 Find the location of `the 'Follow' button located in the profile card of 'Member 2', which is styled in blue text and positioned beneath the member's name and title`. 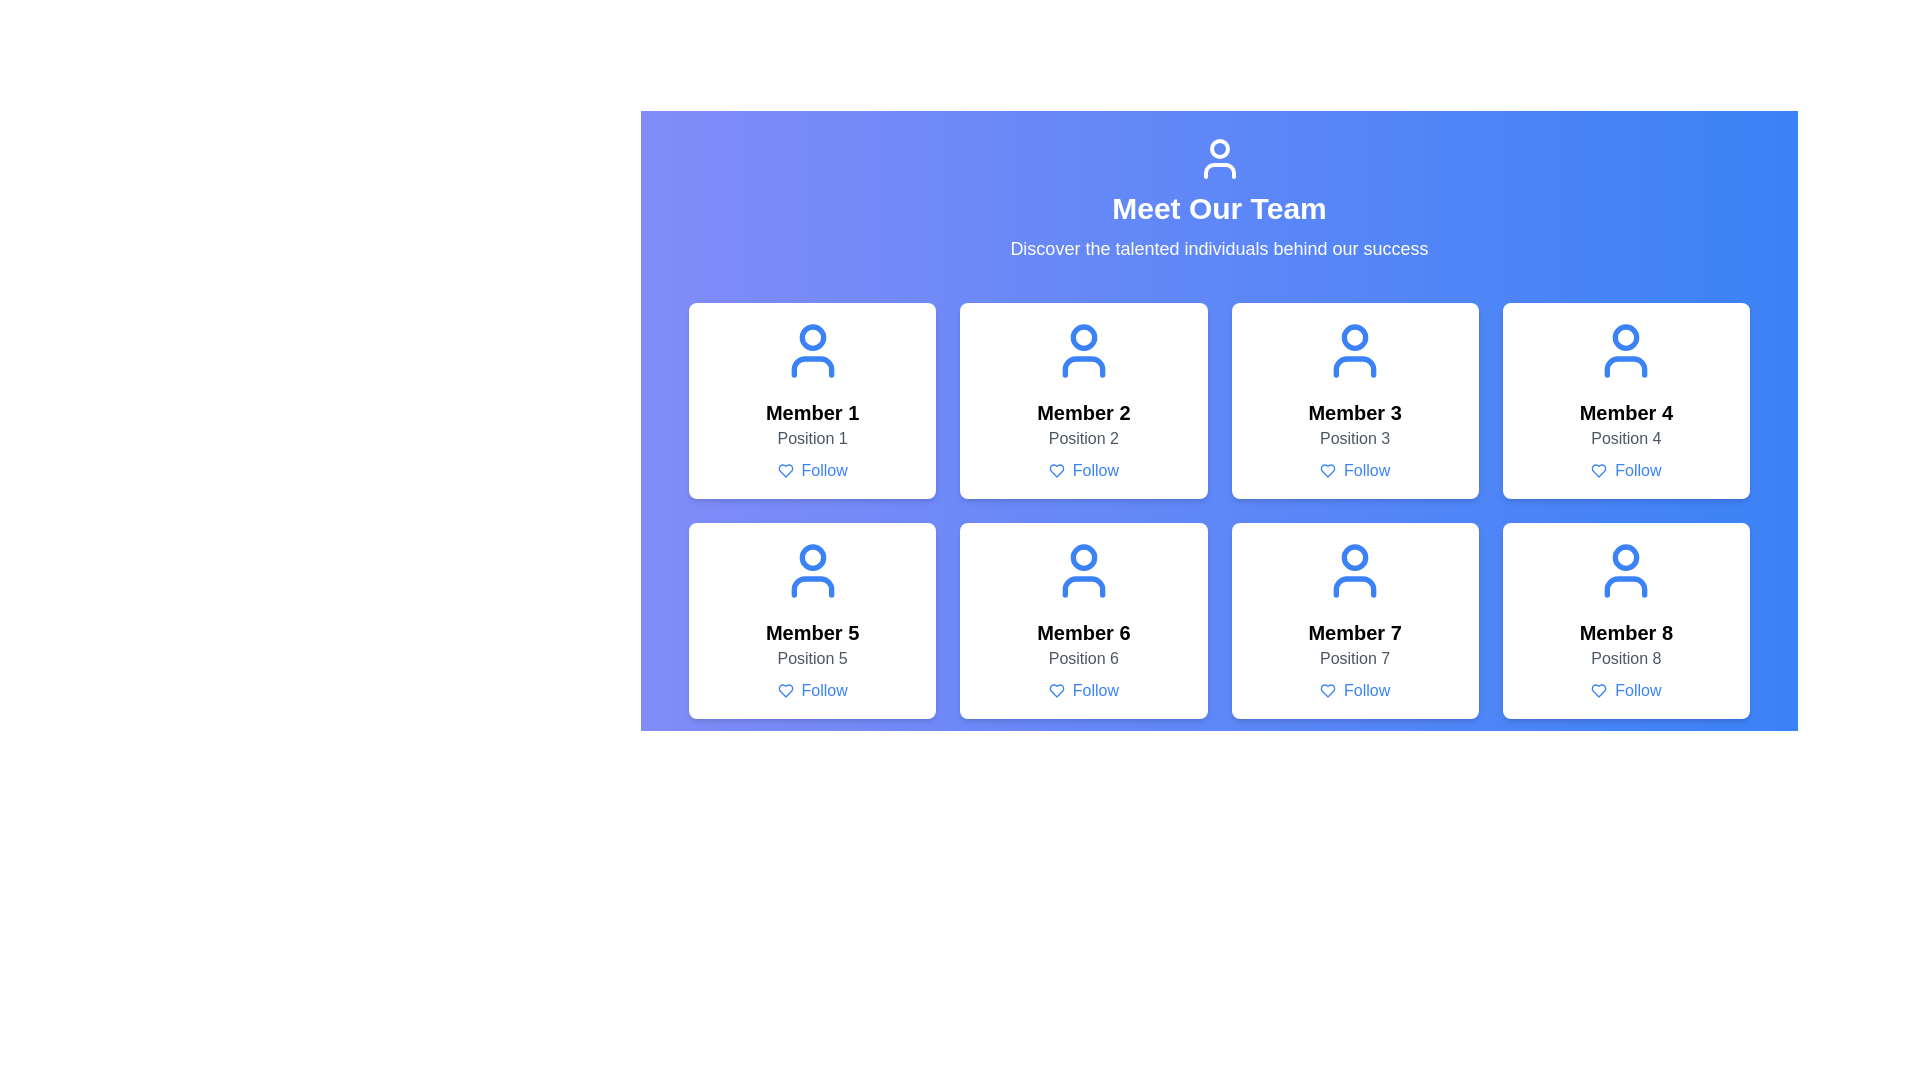

the 'Follow' button located in the profile card of 'Member 2', which is styled in blue text and positioned beneath the member's name and title is located at coordinates (1094, 470).